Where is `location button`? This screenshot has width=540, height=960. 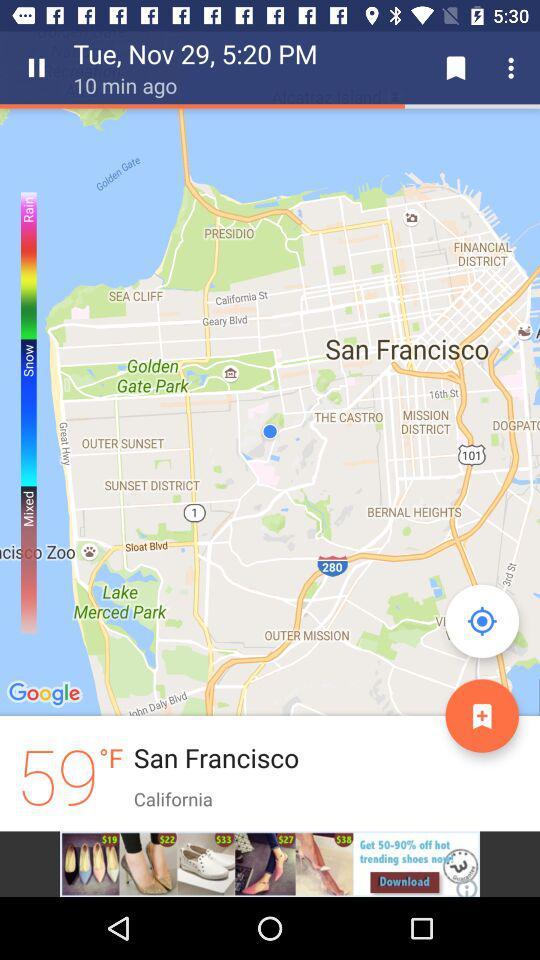
location button is located at coordinates (481, 620).